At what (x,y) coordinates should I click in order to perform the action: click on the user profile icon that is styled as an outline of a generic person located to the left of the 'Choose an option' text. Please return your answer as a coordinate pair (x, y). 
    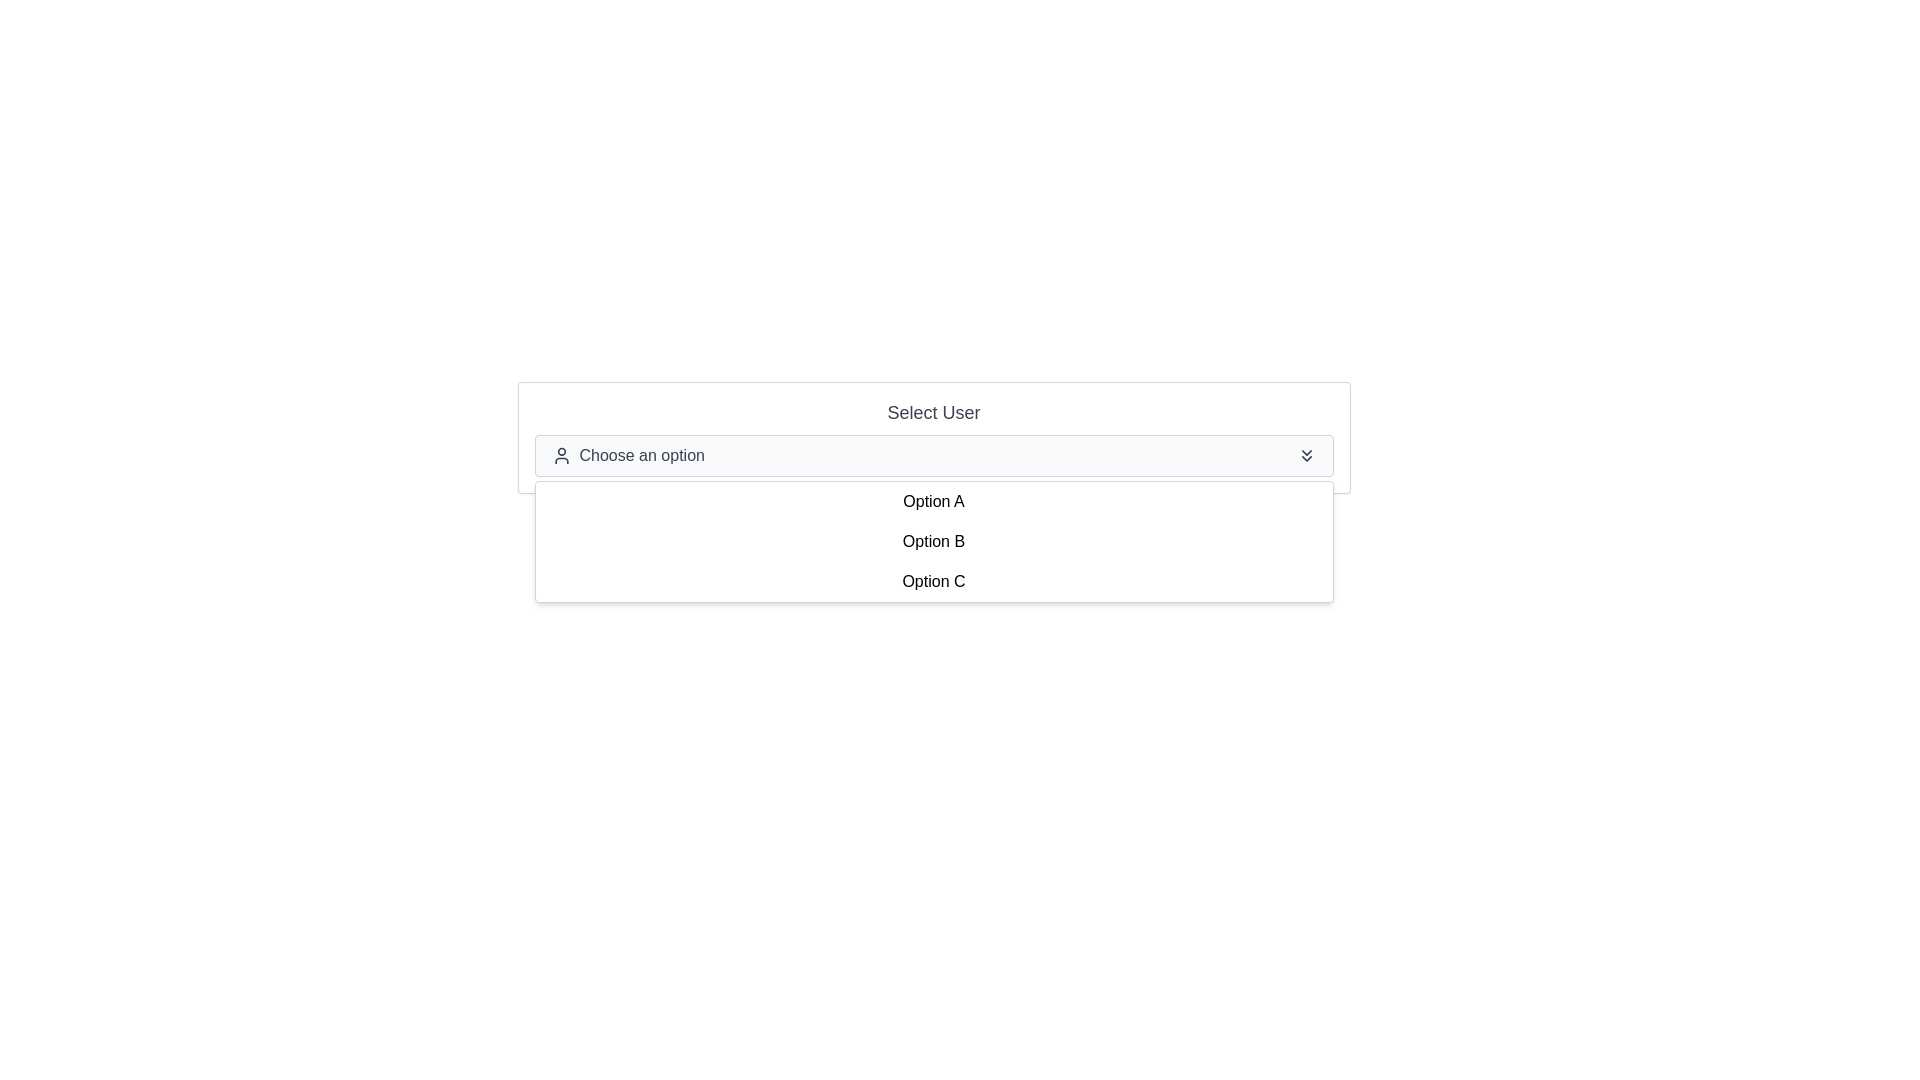
    Looking at the image, I should click on (560, 455).